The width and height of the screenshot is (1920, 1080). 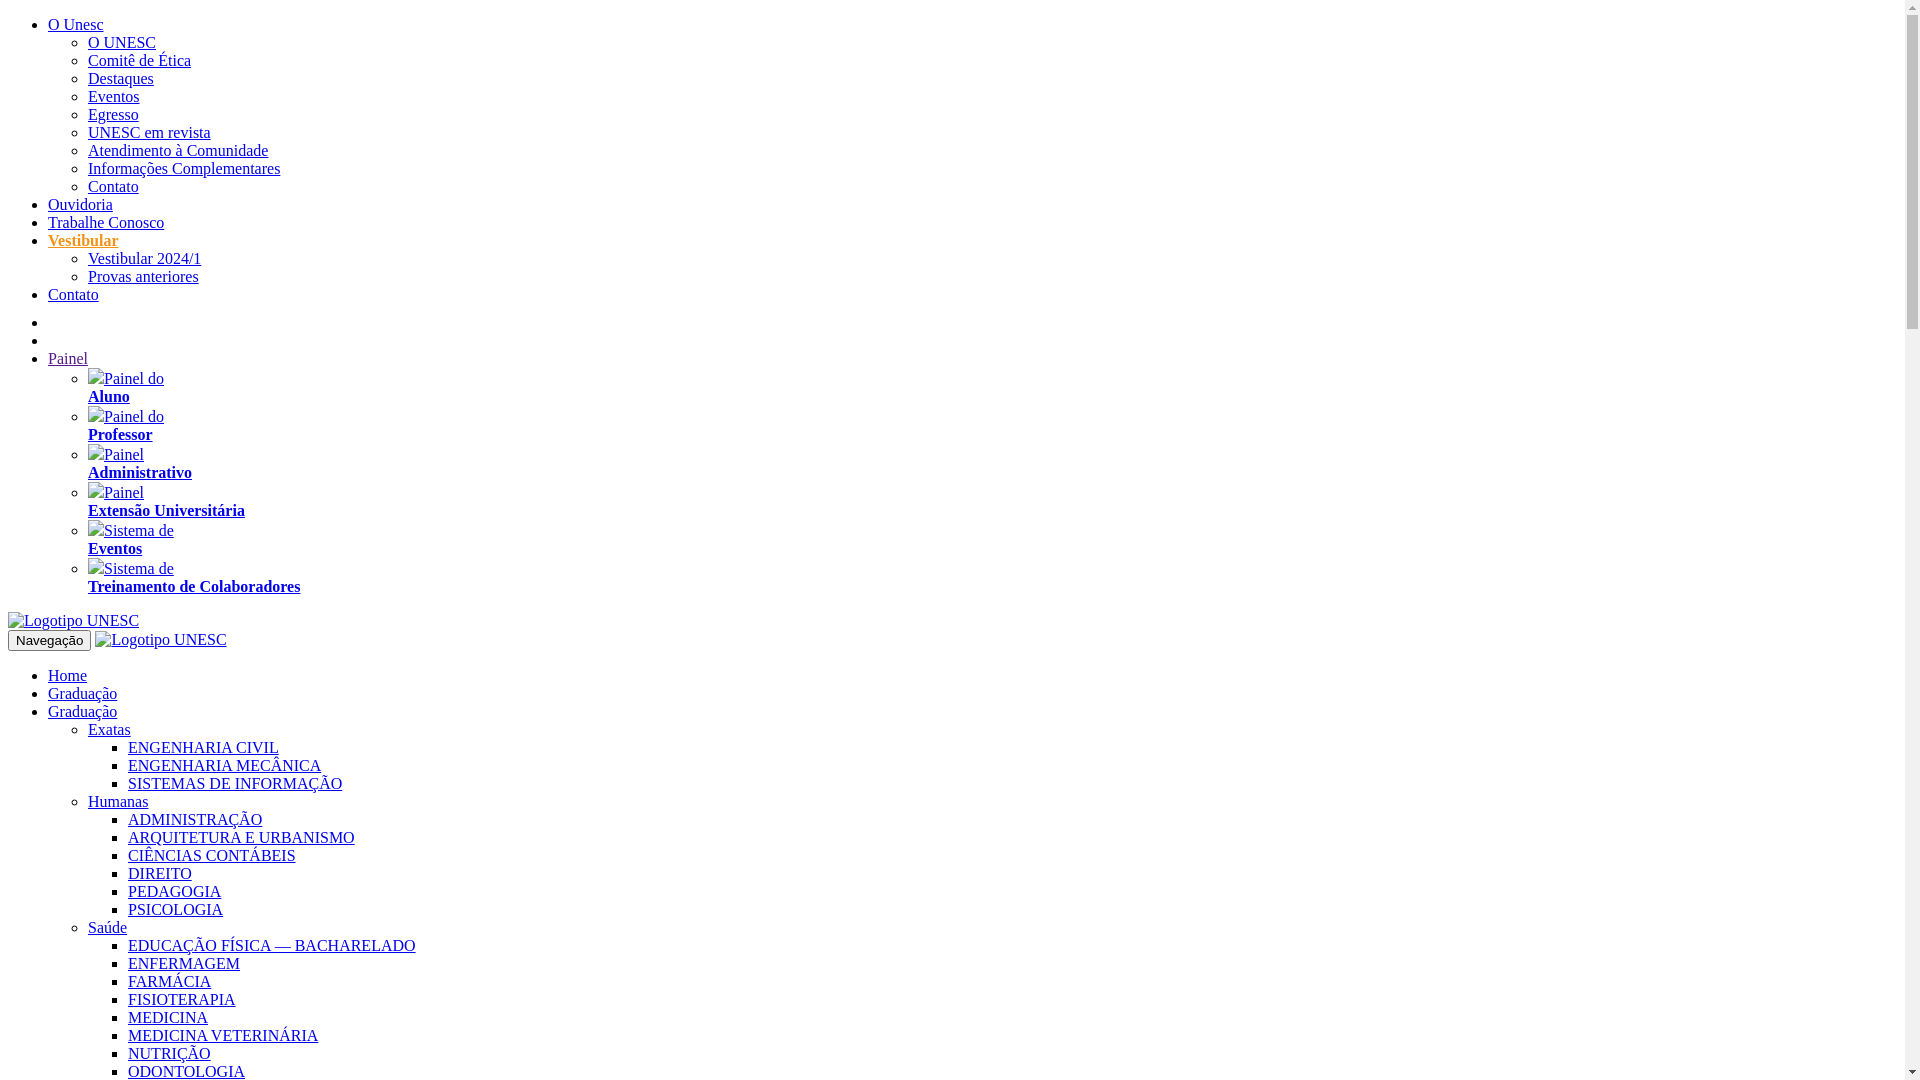 I want to click on 'Vestibular 2024/1', so click(x=86, y=257).